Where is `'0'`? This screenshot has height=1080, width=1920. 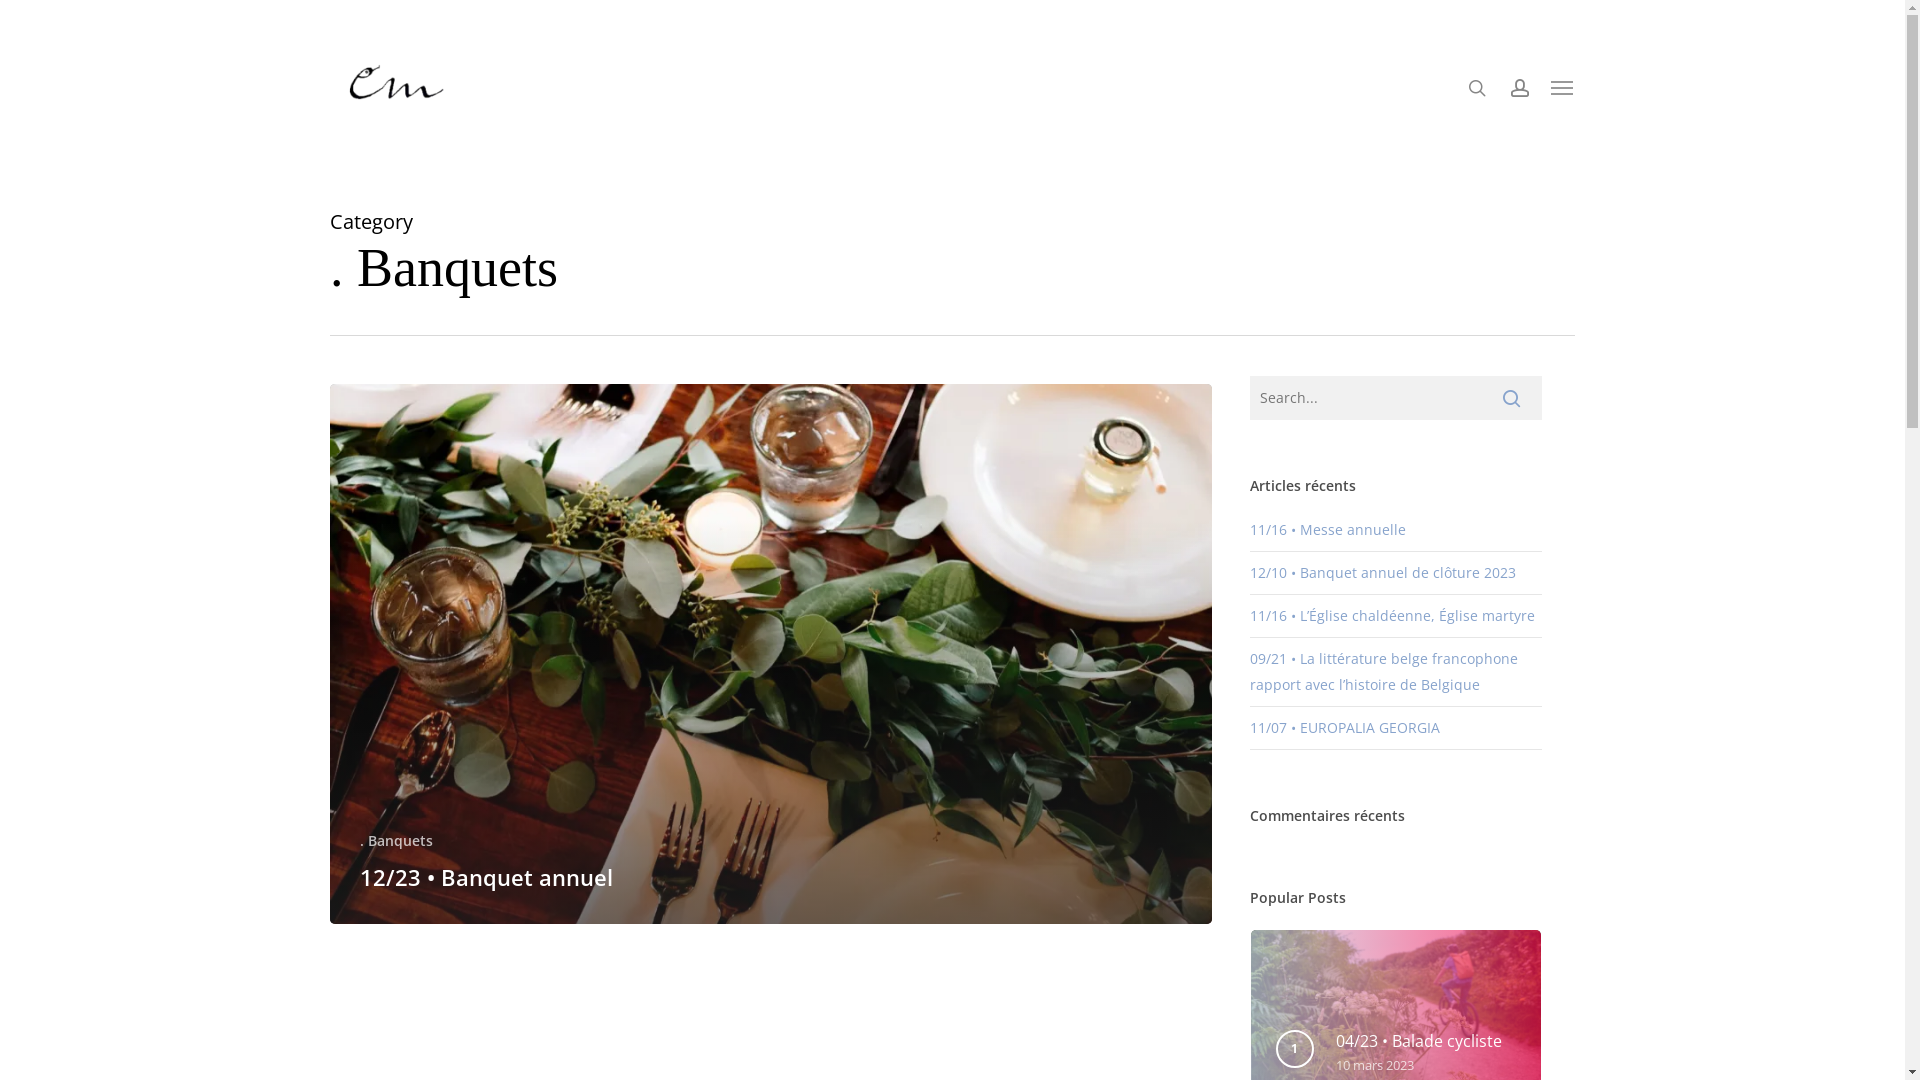
'0' is located at coordinates (1551, 97).